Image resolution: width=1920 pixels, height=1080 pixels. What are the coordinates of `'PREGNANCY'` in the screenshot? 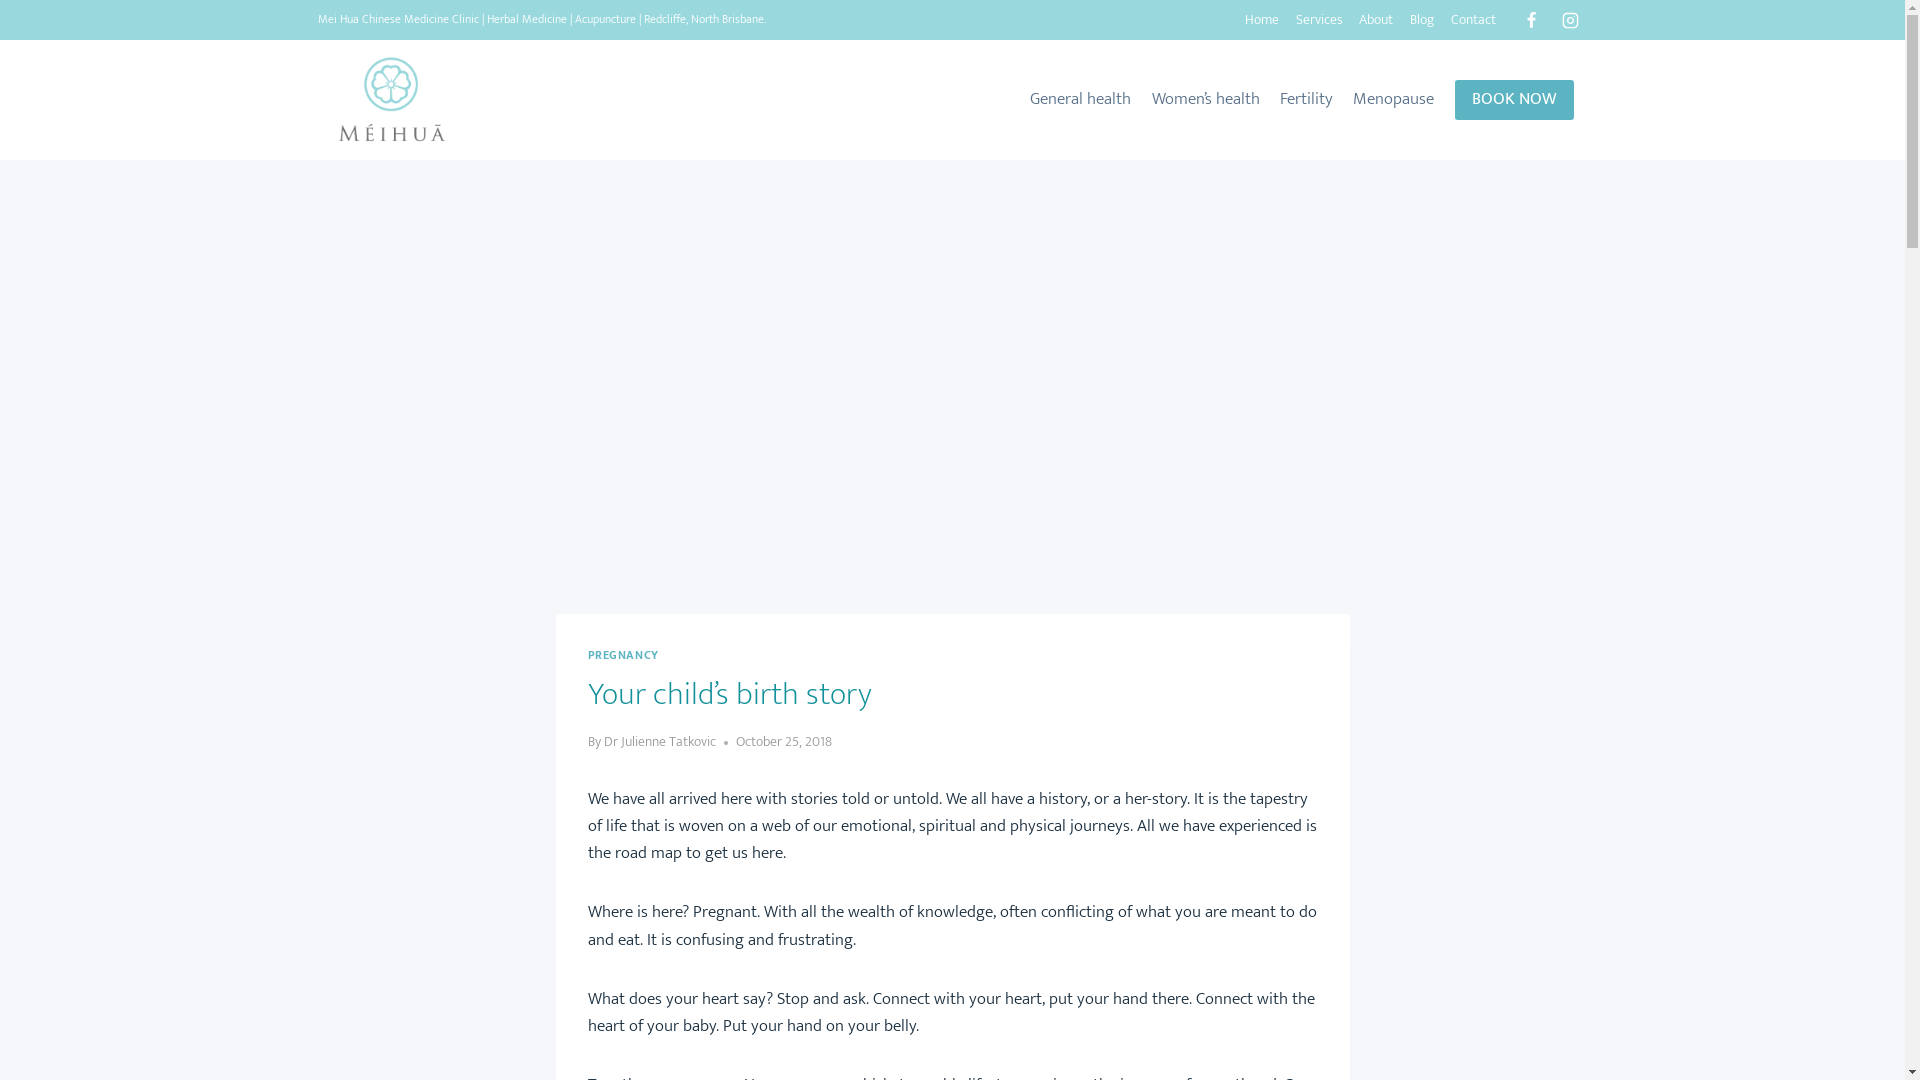 It's located at (622, 655).